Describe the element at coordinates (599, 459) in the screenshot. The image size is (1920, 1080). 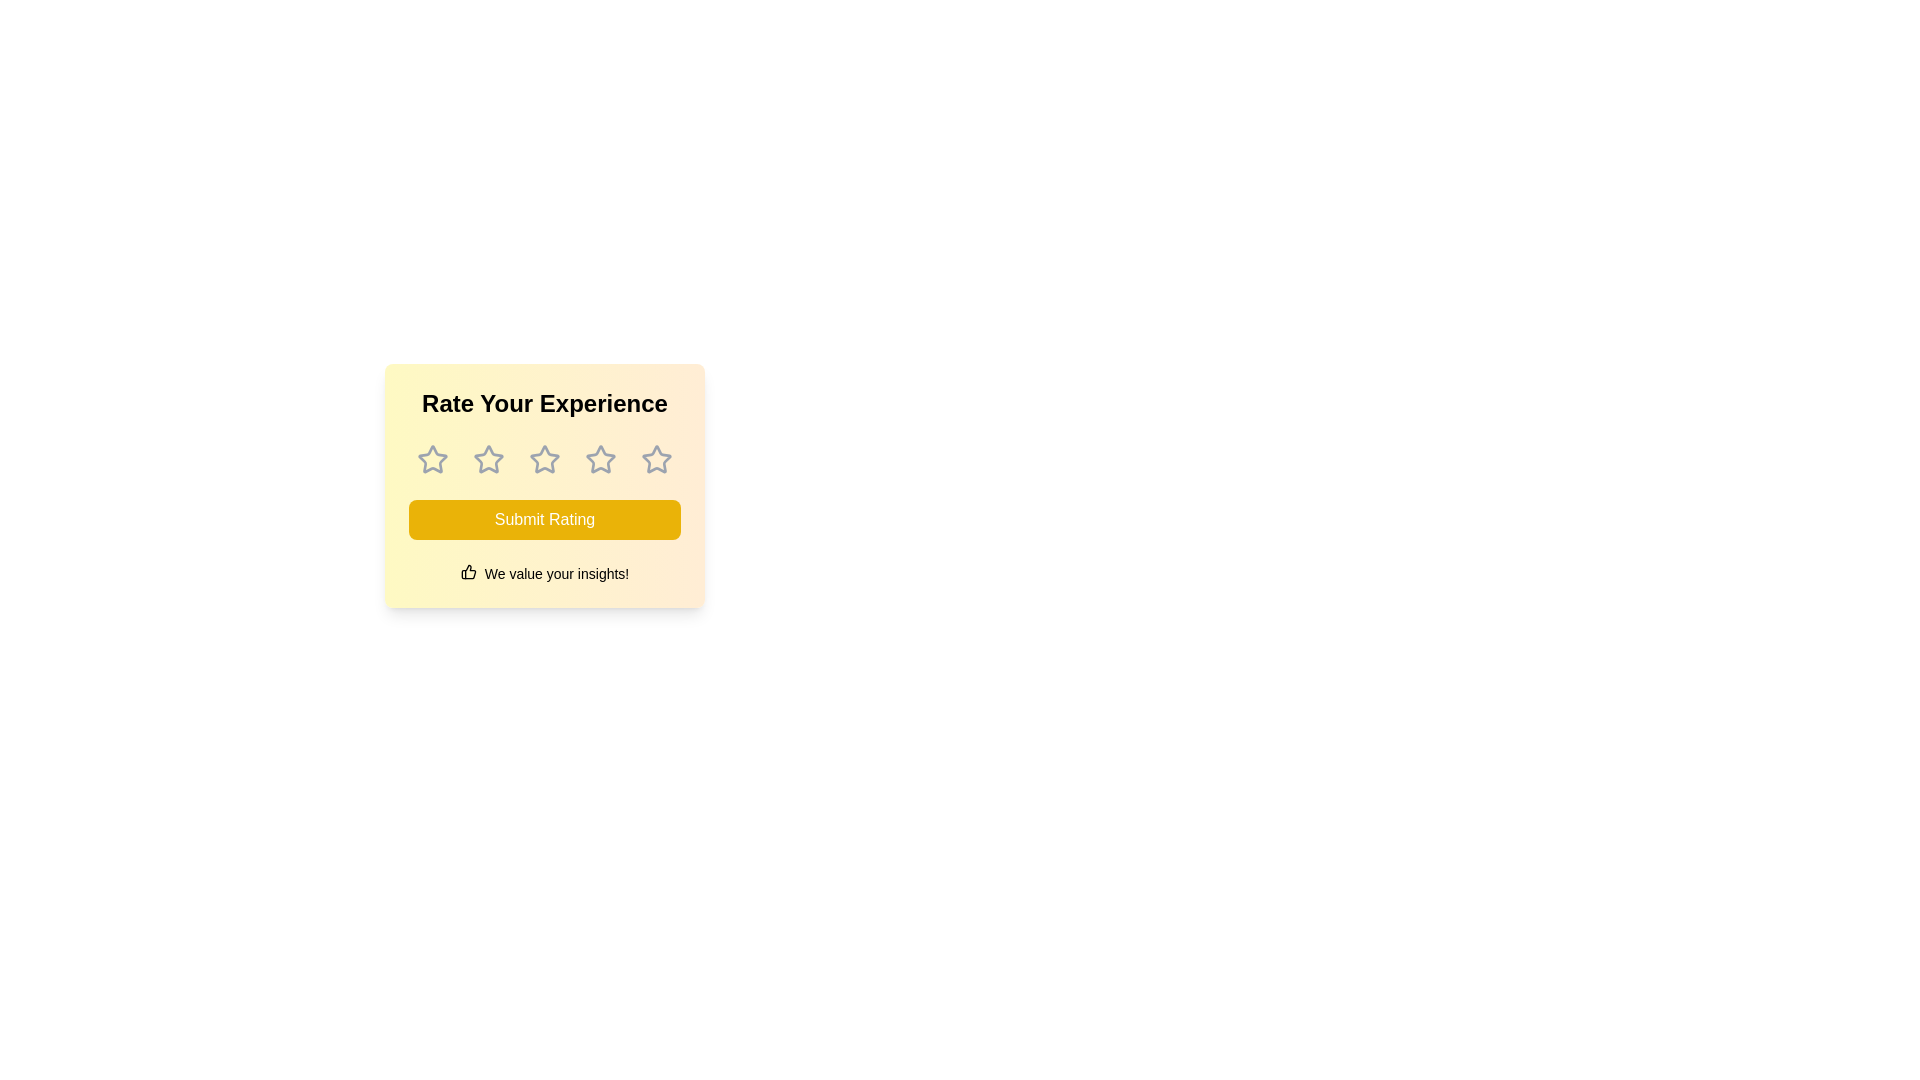
I see `the third star in the rating widget` at that location.